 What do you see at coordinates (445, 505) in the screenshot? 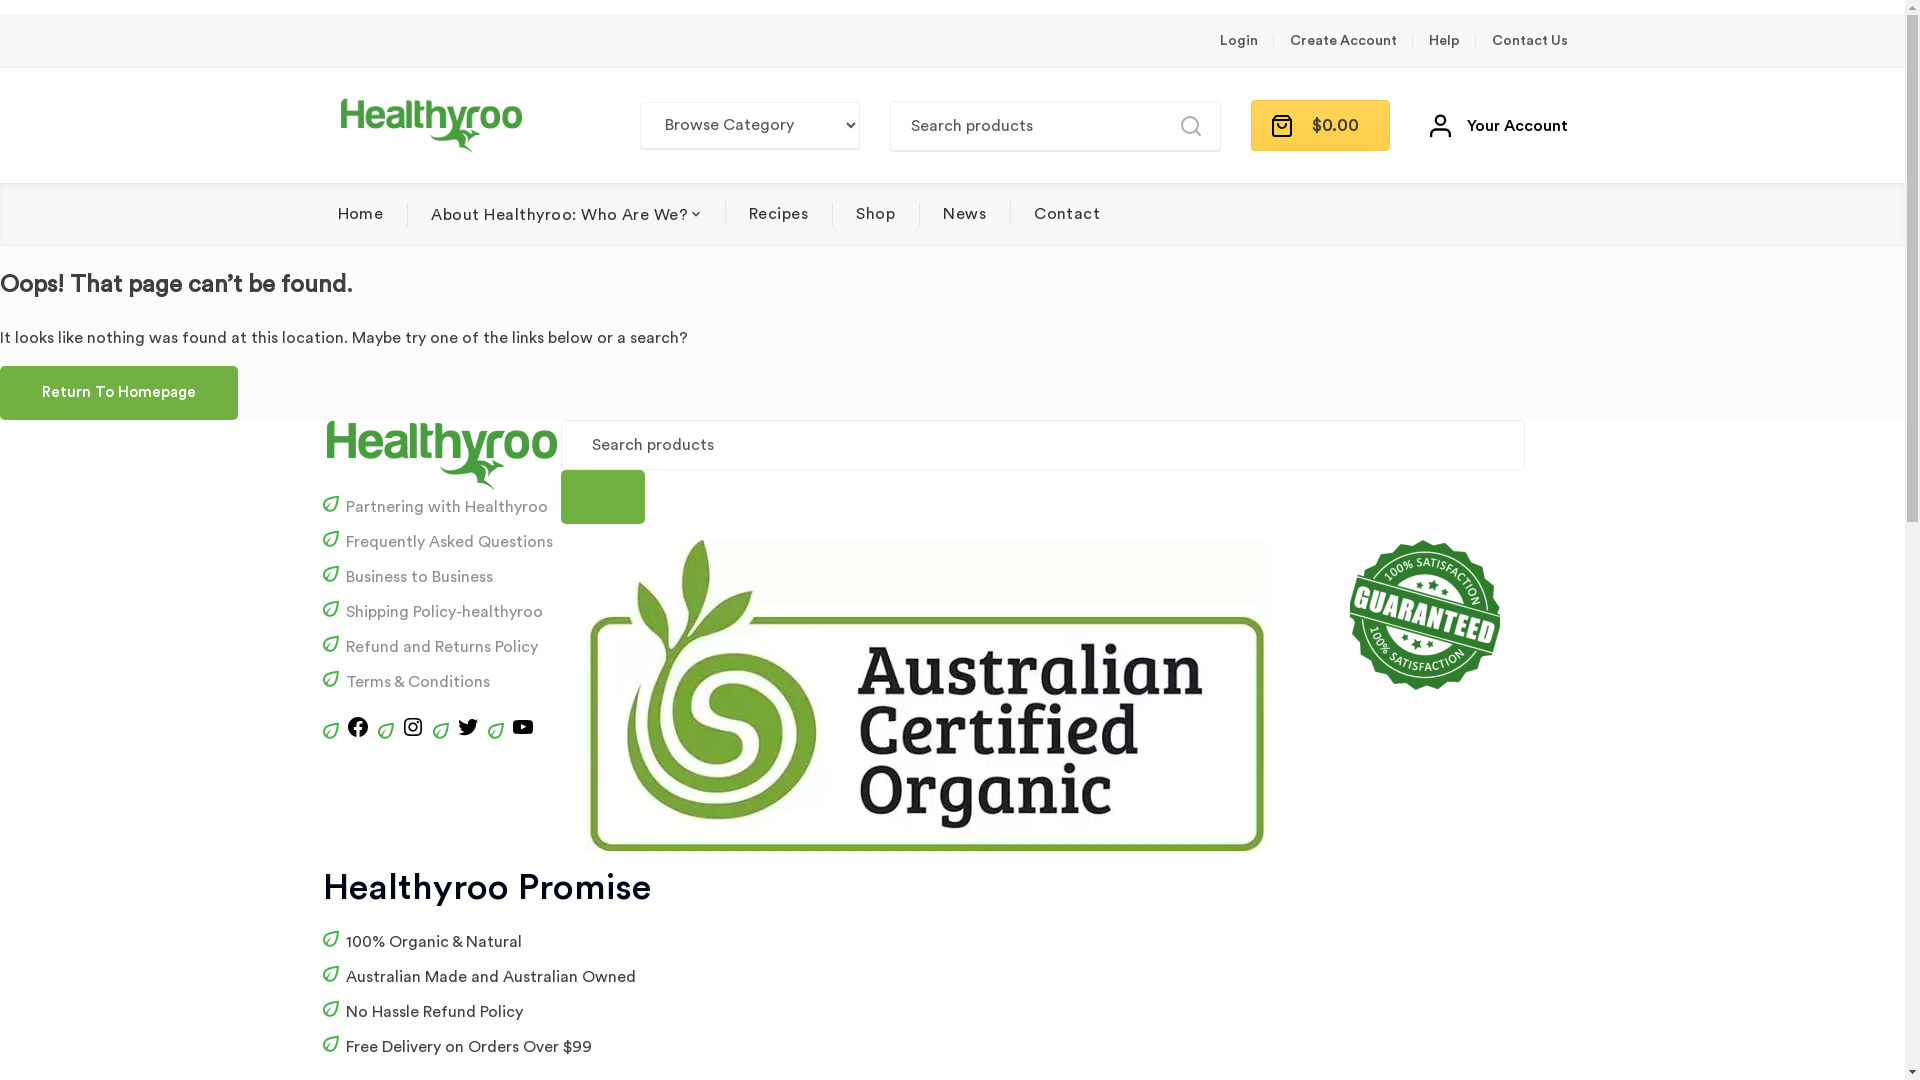
I see `'Partnering with Healthyroo'` at bounding box center [445, 505].